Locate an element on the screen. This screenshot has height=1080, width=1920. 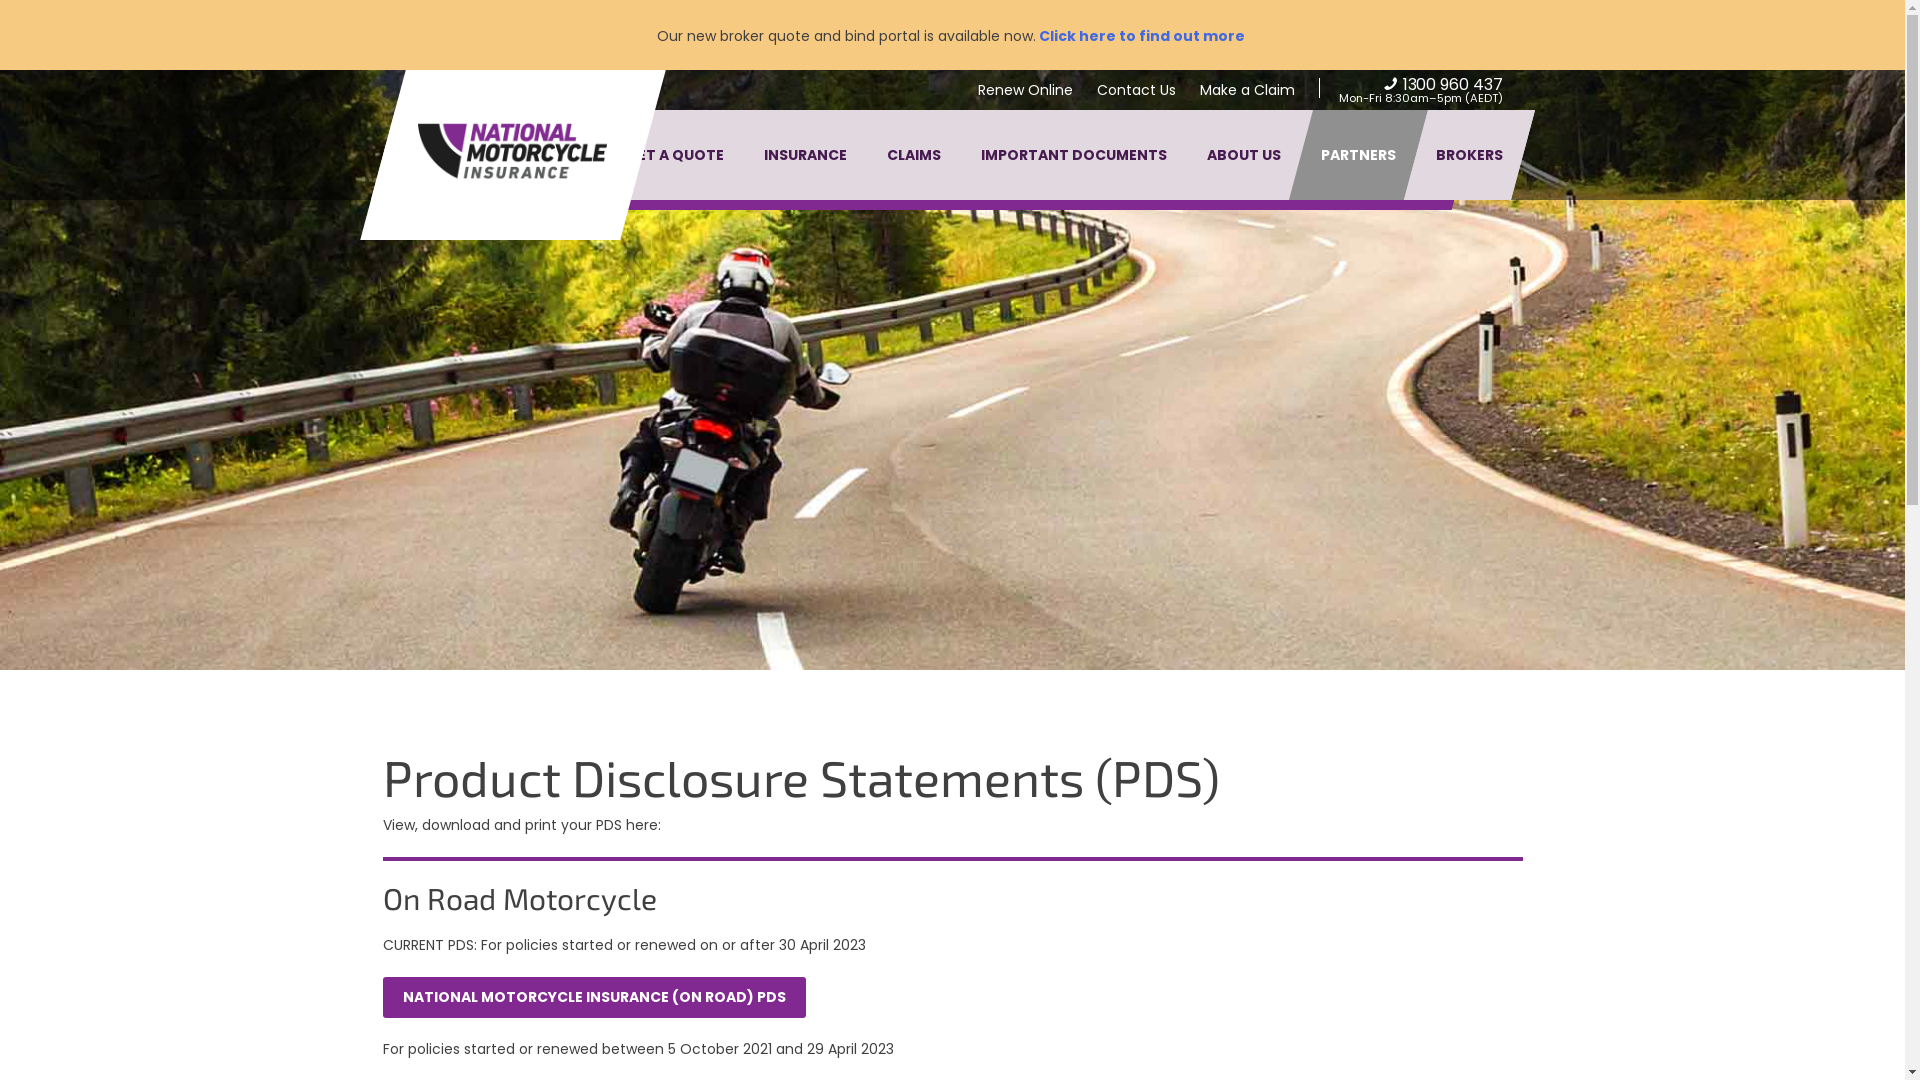
'NATIONAL MOTORCYCLE INSURANCE (ON ROAD) PDS' is located at coordinates (592, 997).